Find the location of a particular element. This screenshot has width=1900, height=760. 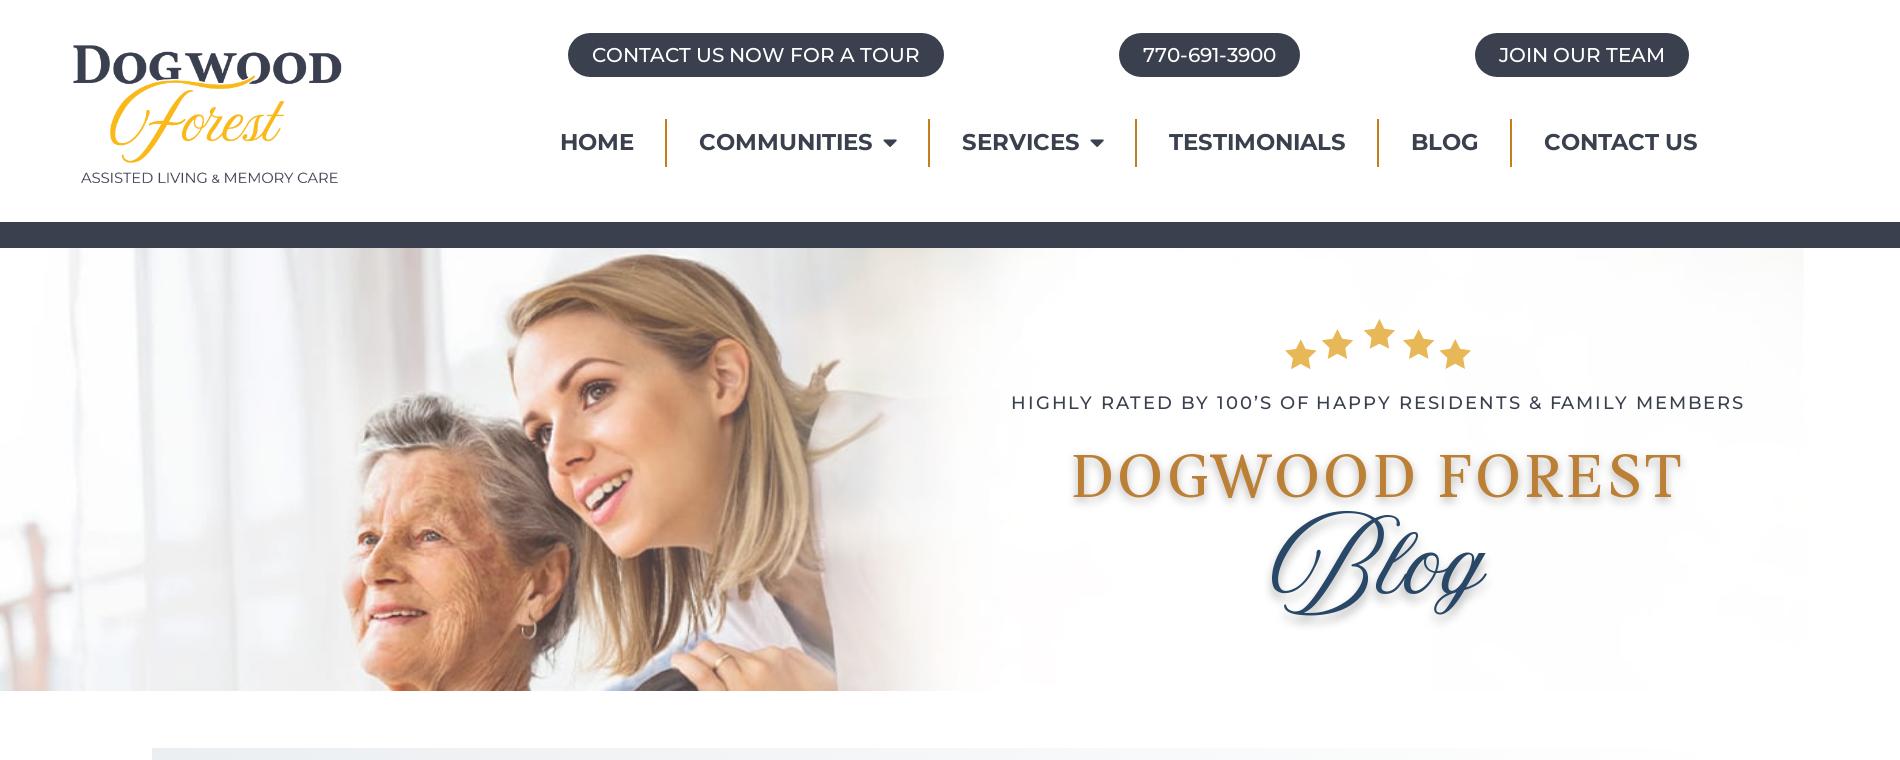

'Services' is located at coordinates (1019, 141).